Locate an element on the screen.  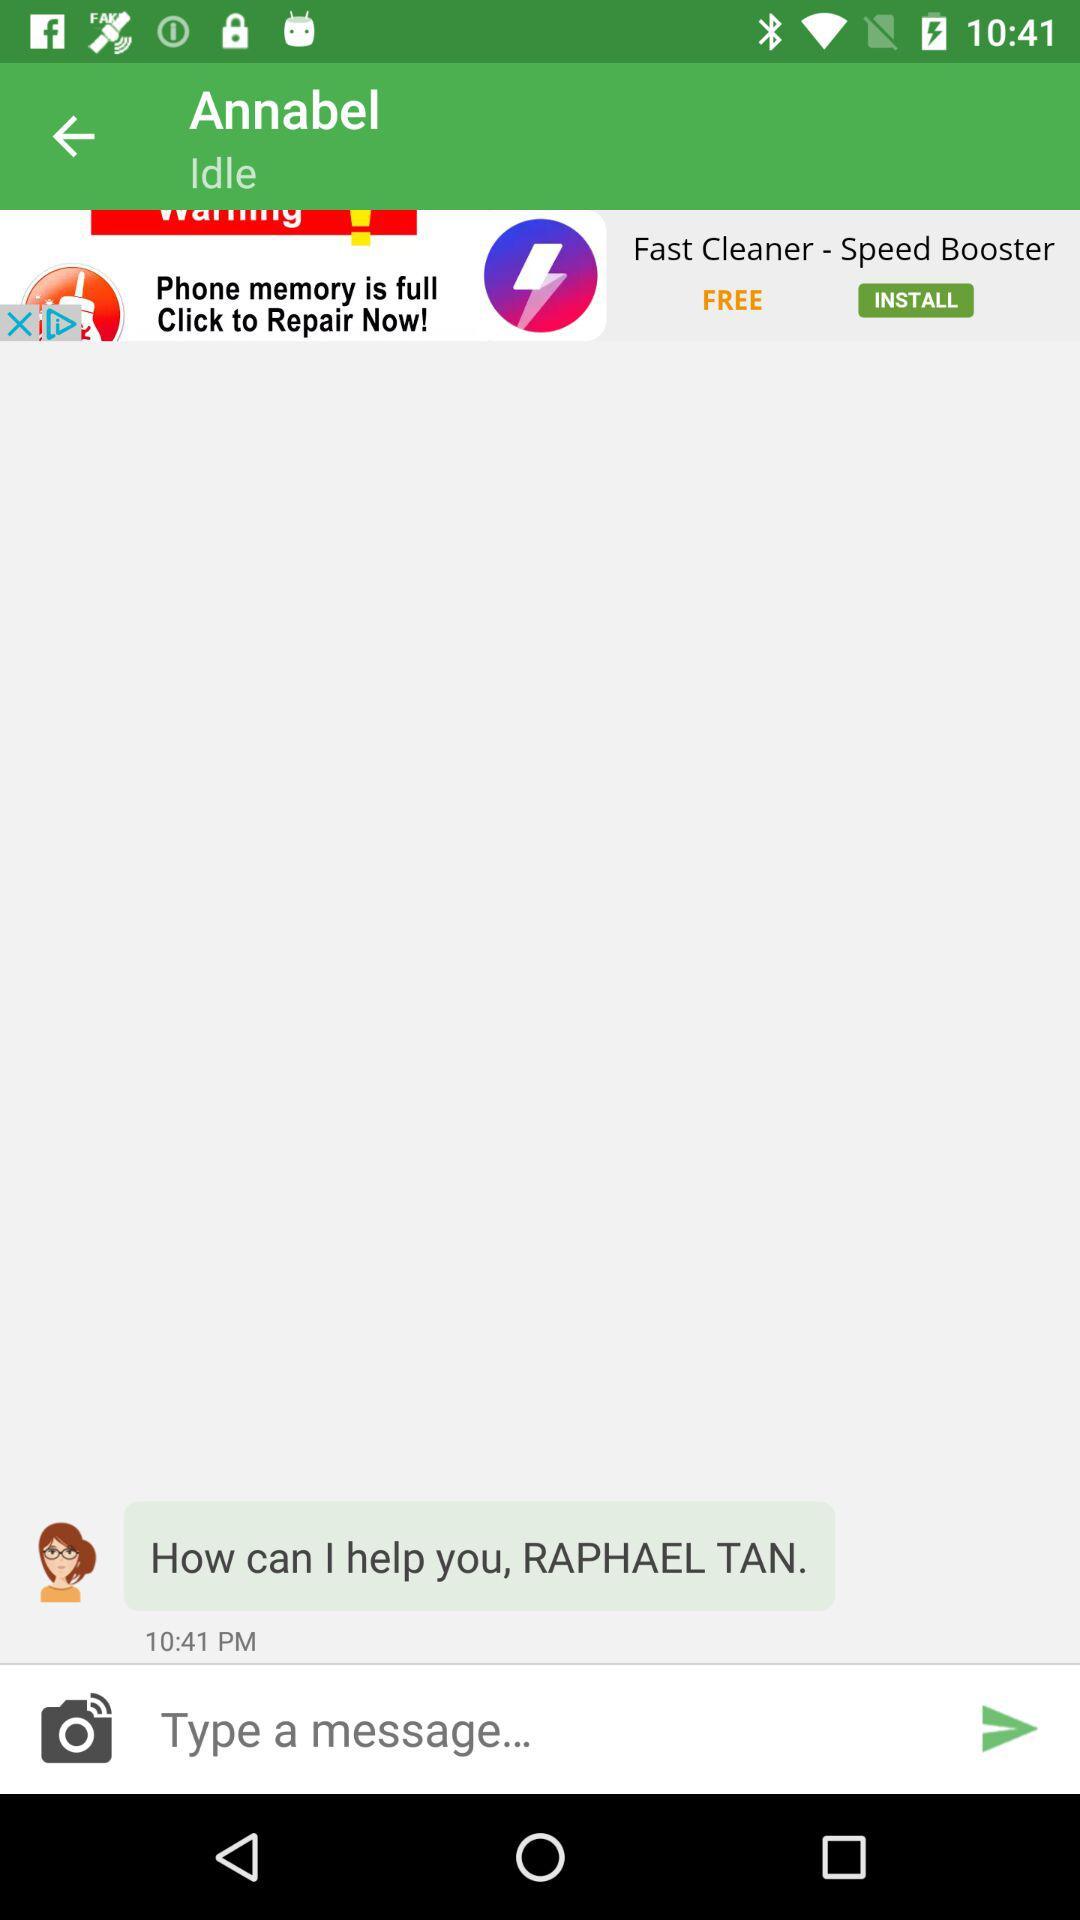
send the message is located at coordinates (1008, 1727).